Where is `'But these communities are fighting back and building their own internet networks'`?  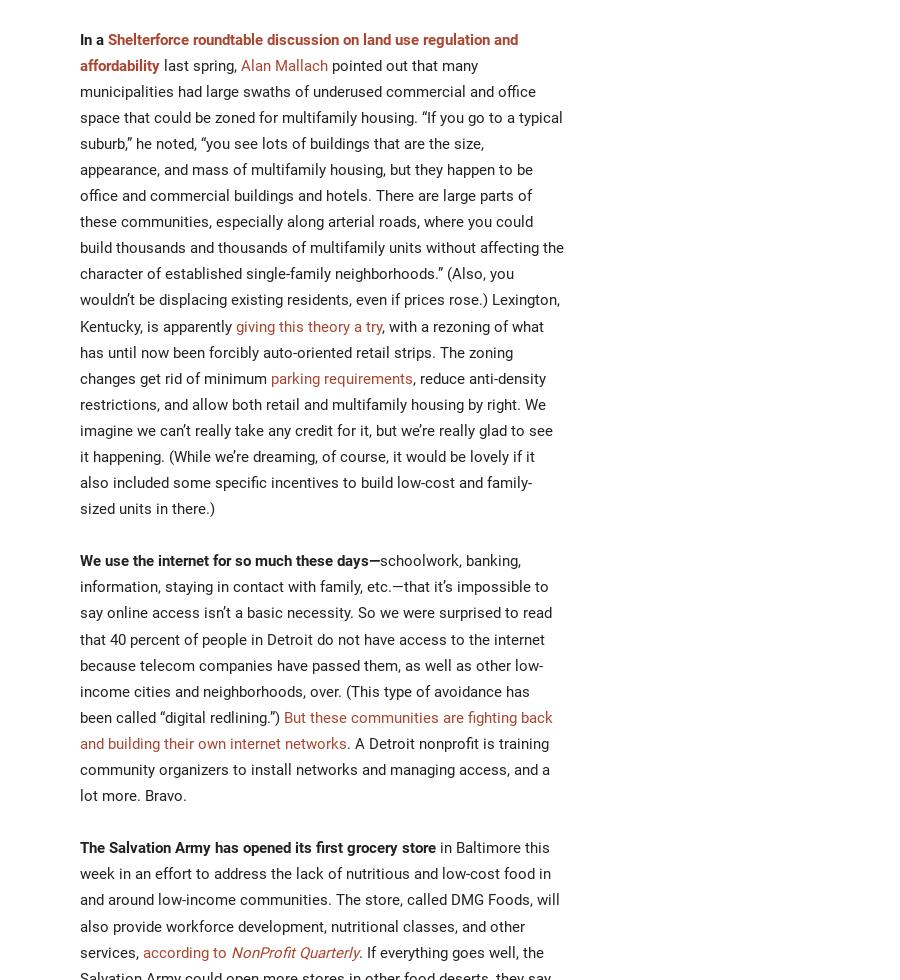 'But these communities are fighting back and building their own internet networks' is located at coordinates (315, 730).